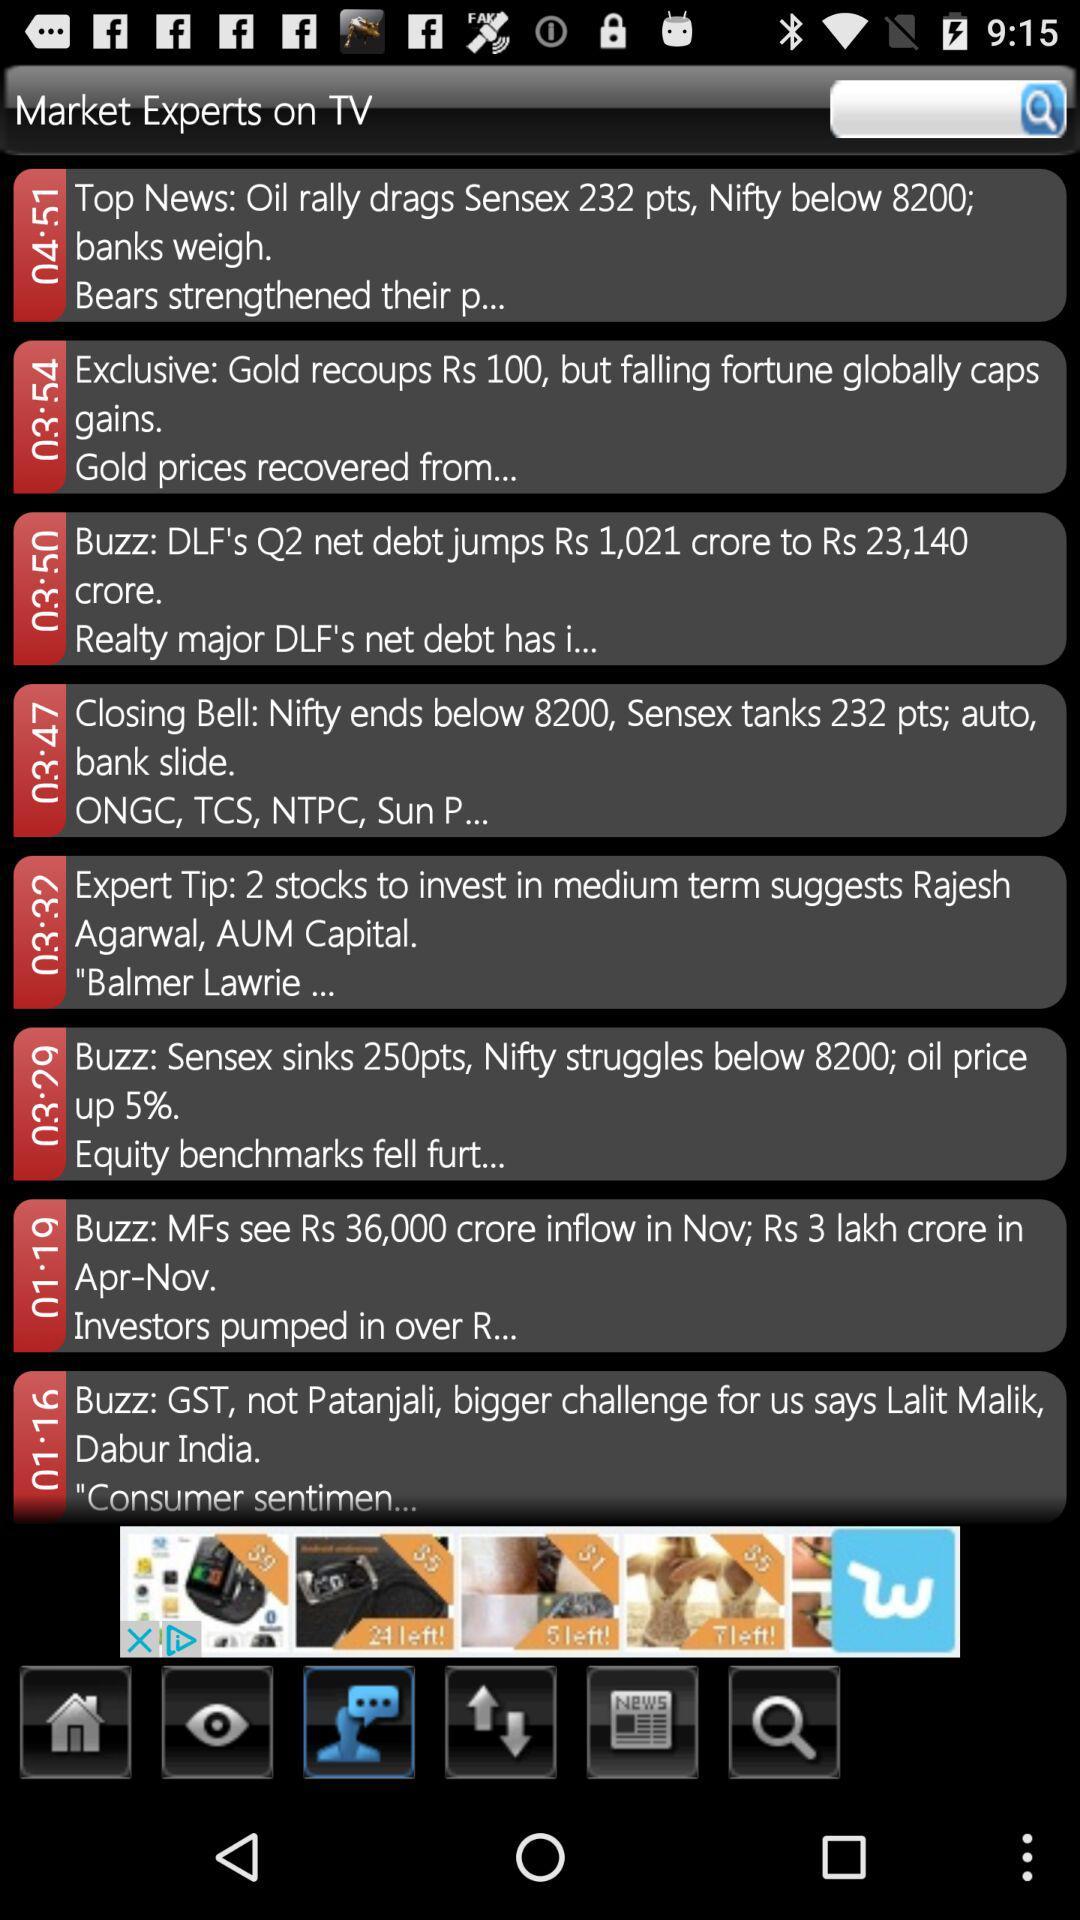  I want to click on move up or down, so click(500, 1727).